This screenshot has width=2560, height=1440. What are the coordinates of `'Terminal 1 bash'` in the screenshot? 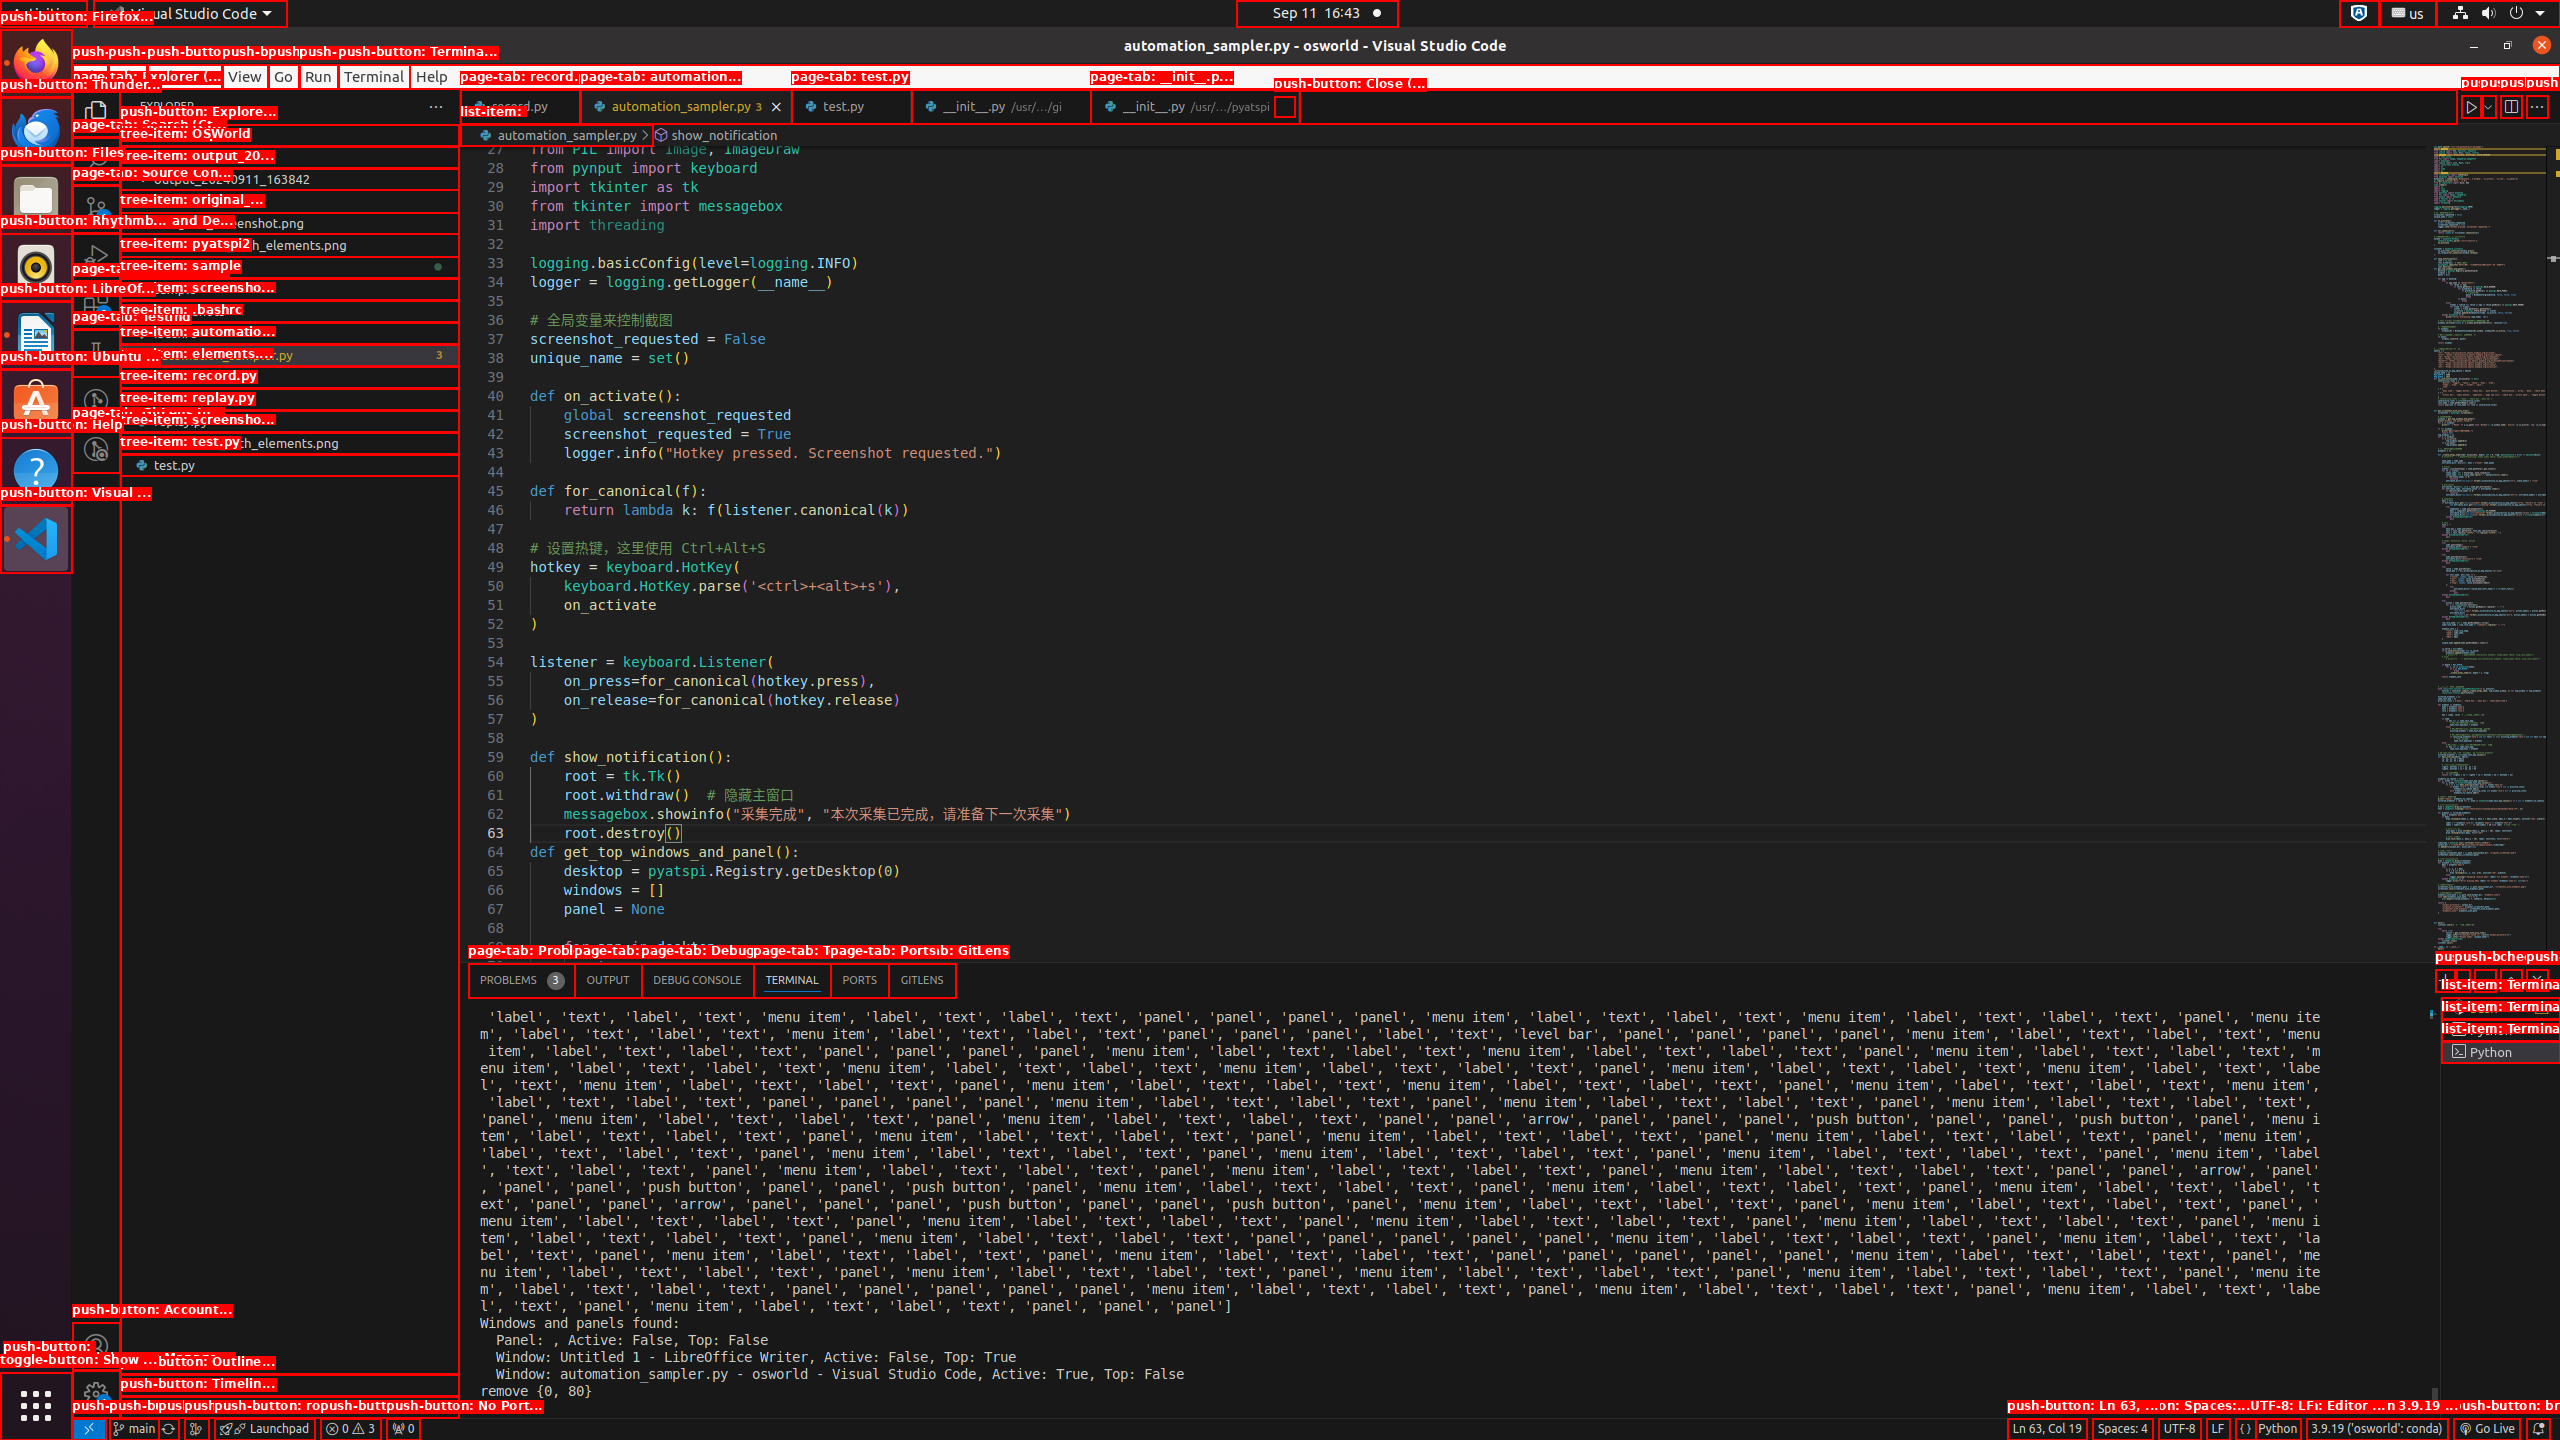 It's located at (2499, 1007).